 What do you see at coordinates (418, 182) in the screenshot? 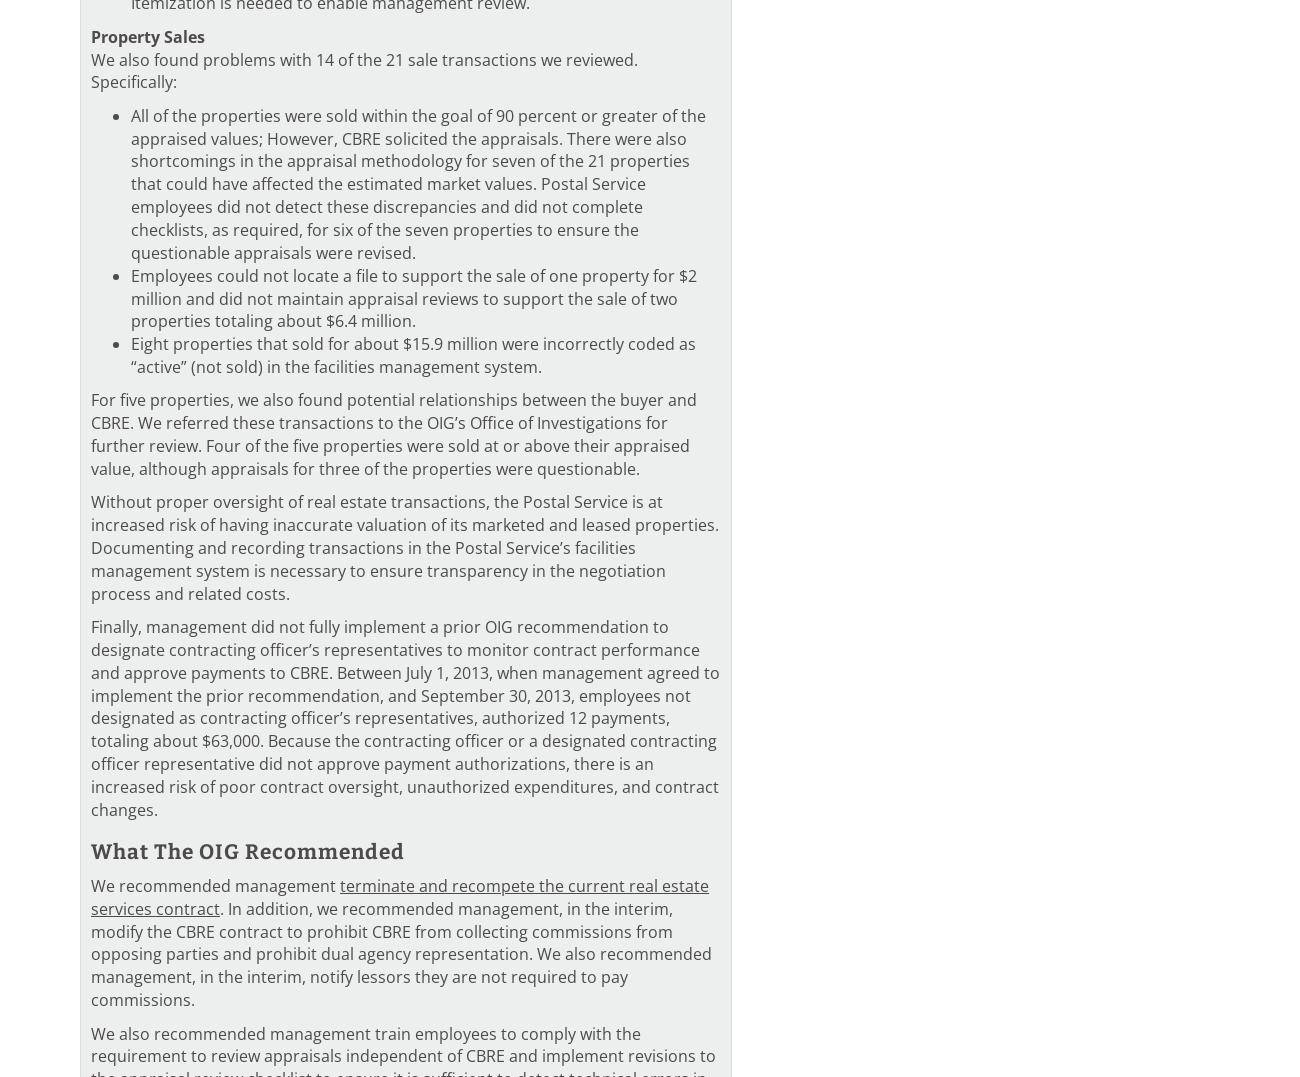
I see `'All of the properties were sold within the goal of 90 percent or greater of the appraised values; However, CBRE solicited the appraisals. There were also shortcomings in the appraisal methodology for seven of the 21 properties that could have affected the estimated market values. Postal Service employees did not detect these discrepancies and did not complete checklists, as required, for six of the seven properties to ensure the questionable appraisals were revised.'` at bounding box center [418, 182].